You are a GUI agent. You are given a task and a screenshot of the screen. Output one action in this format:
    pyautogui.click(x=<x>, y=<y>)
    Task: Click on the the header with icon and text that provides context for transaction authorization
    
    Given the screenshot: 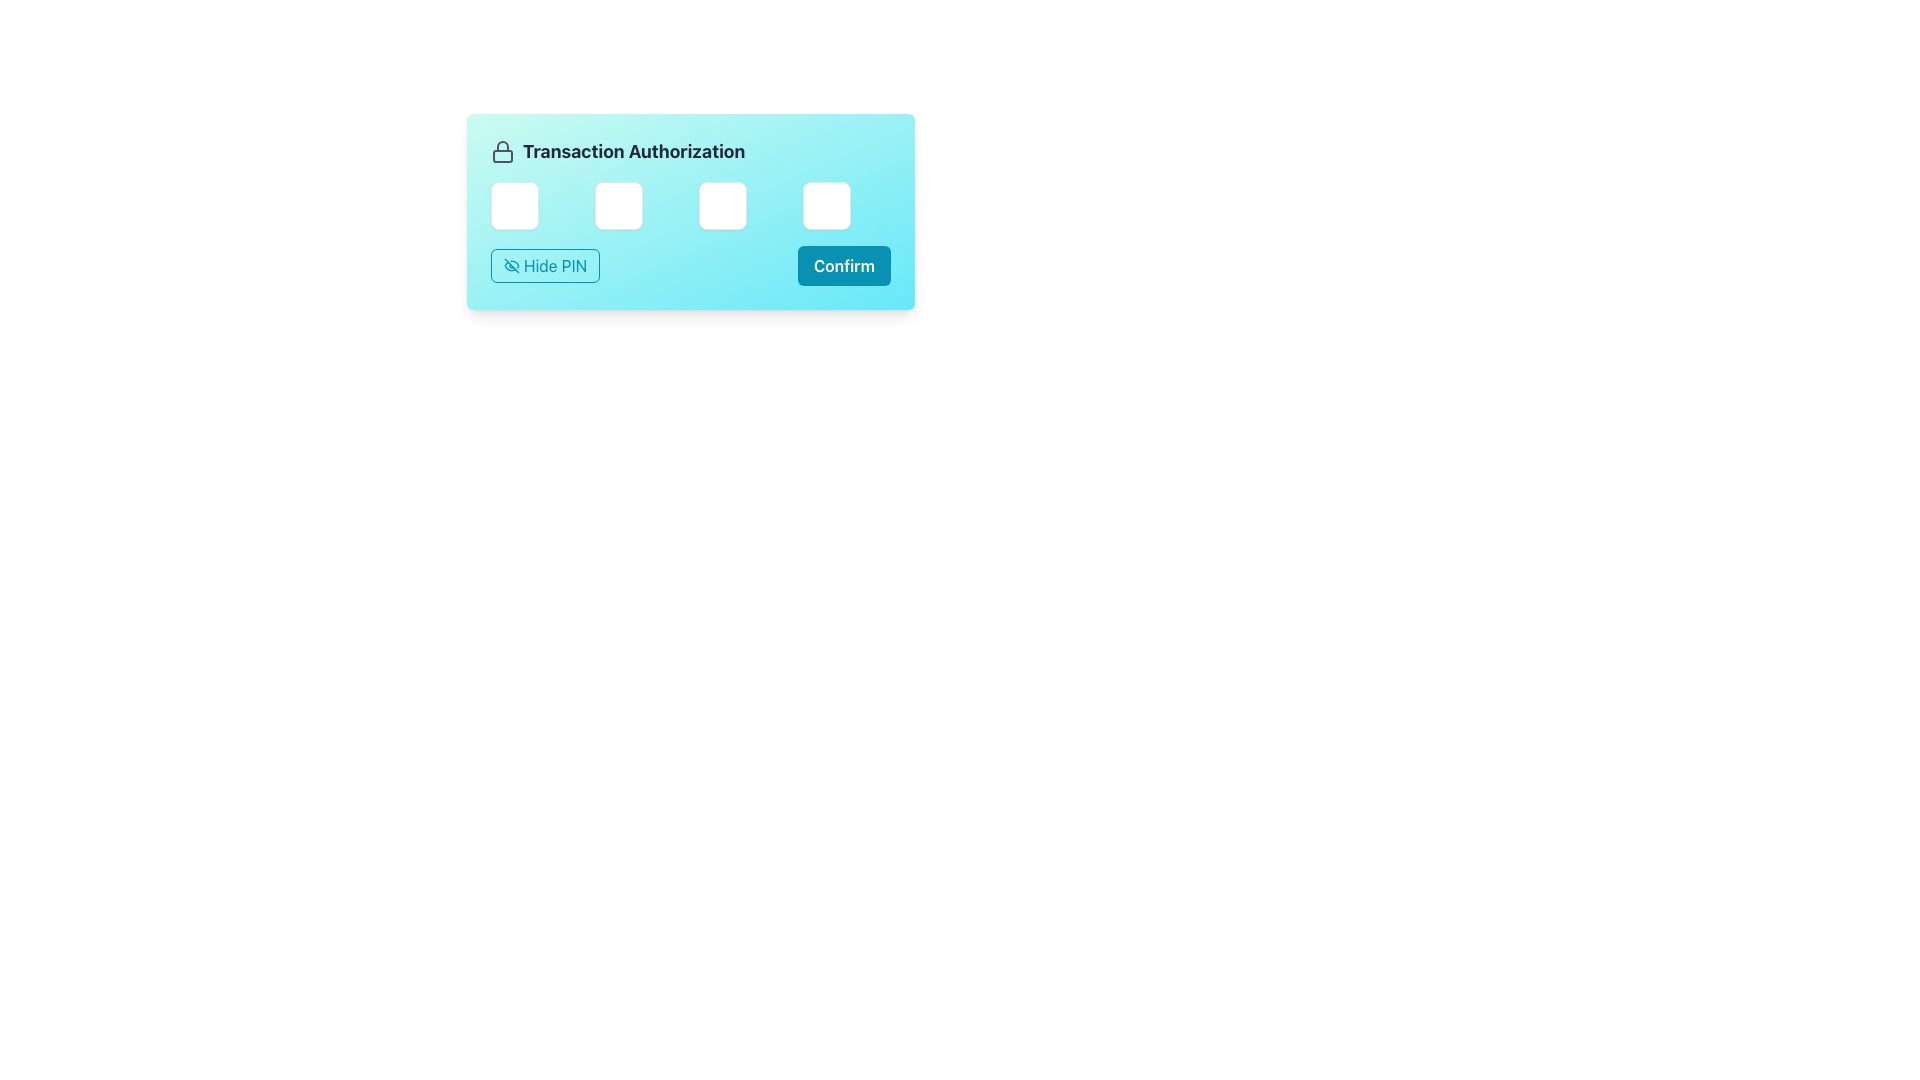 What is the action you would take?
    pyautogui.click(x=691, y=150)
    